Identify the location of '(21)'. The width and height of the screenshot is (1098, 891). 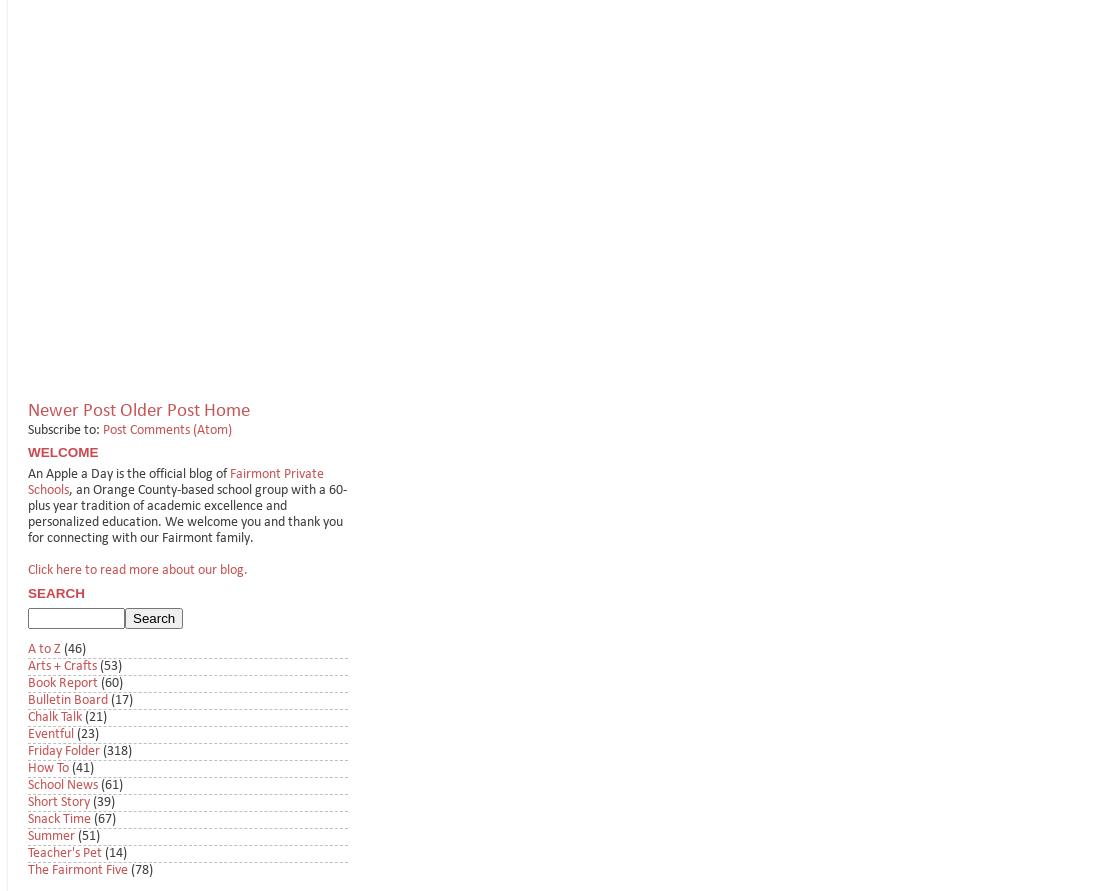
(95, 717).